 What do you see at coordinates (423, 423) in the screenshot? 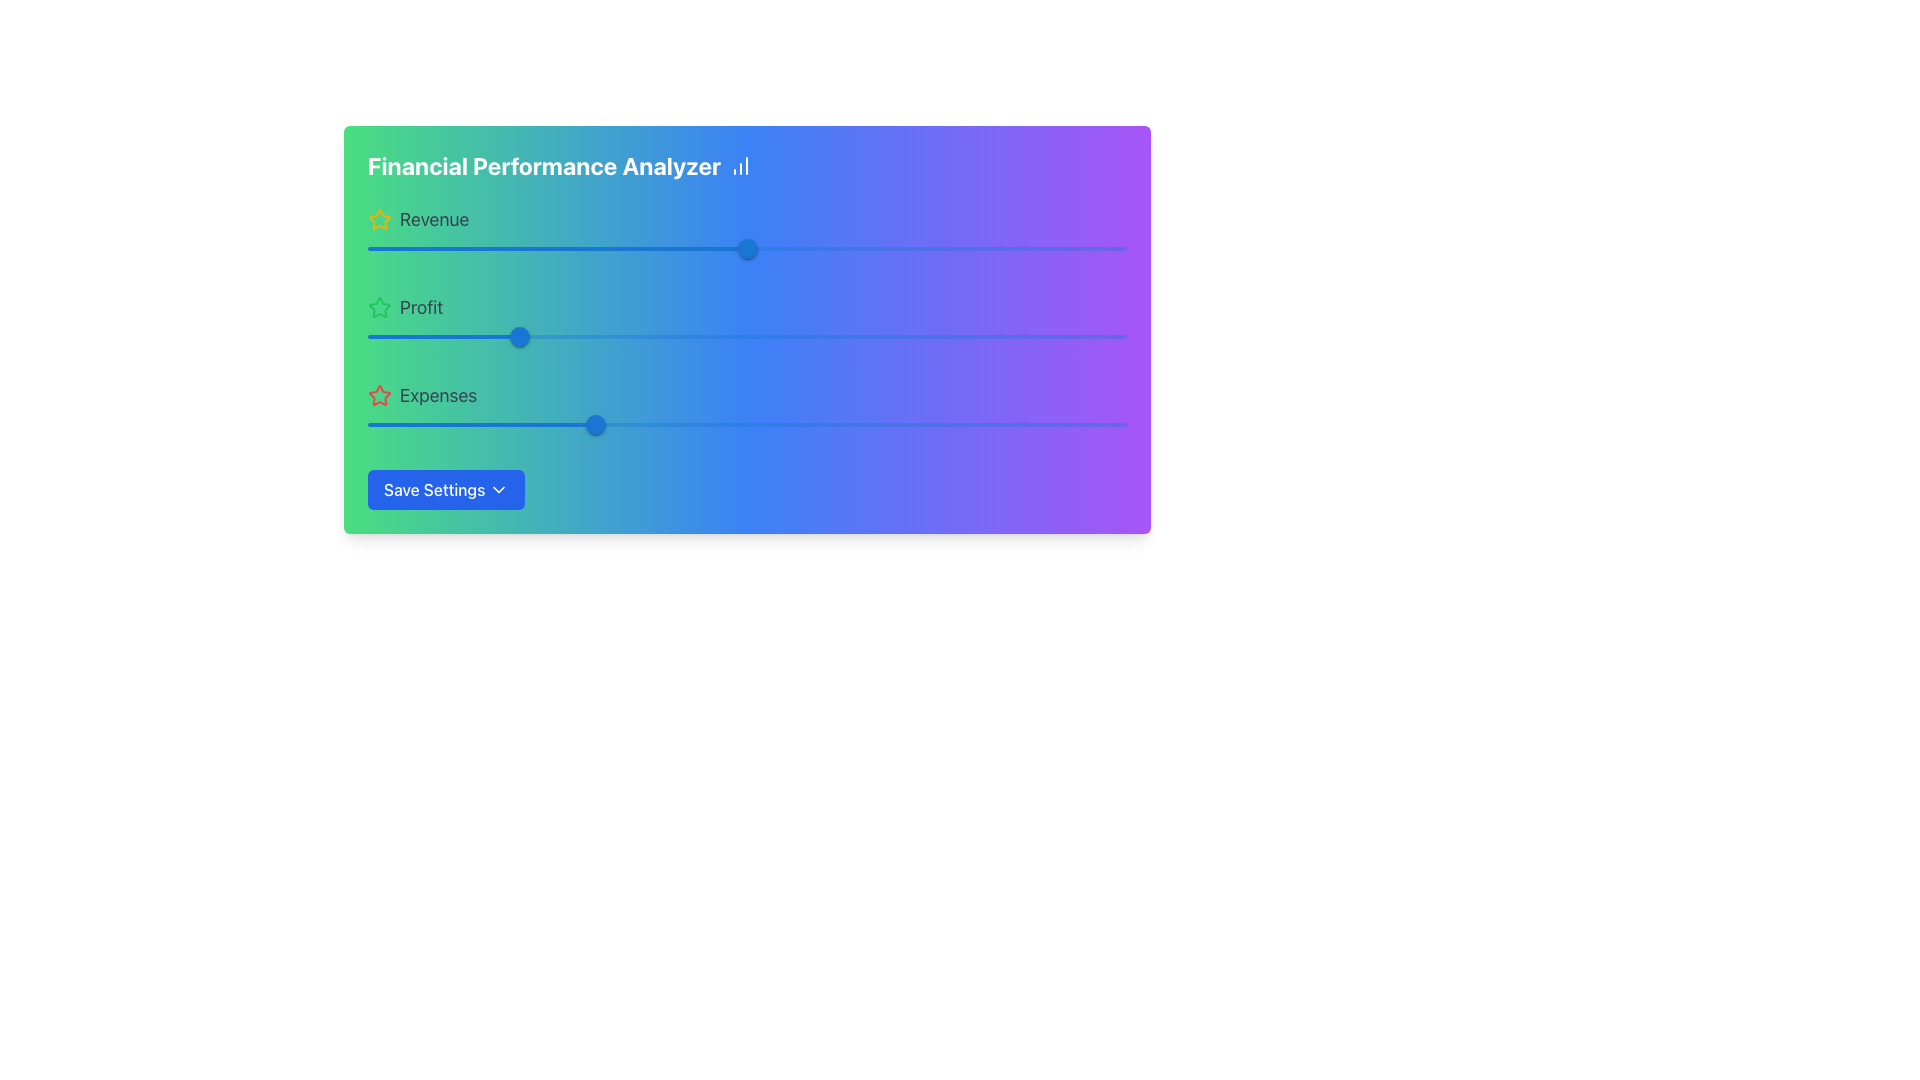
I see `the slider value` at bounding box center [423, 423].